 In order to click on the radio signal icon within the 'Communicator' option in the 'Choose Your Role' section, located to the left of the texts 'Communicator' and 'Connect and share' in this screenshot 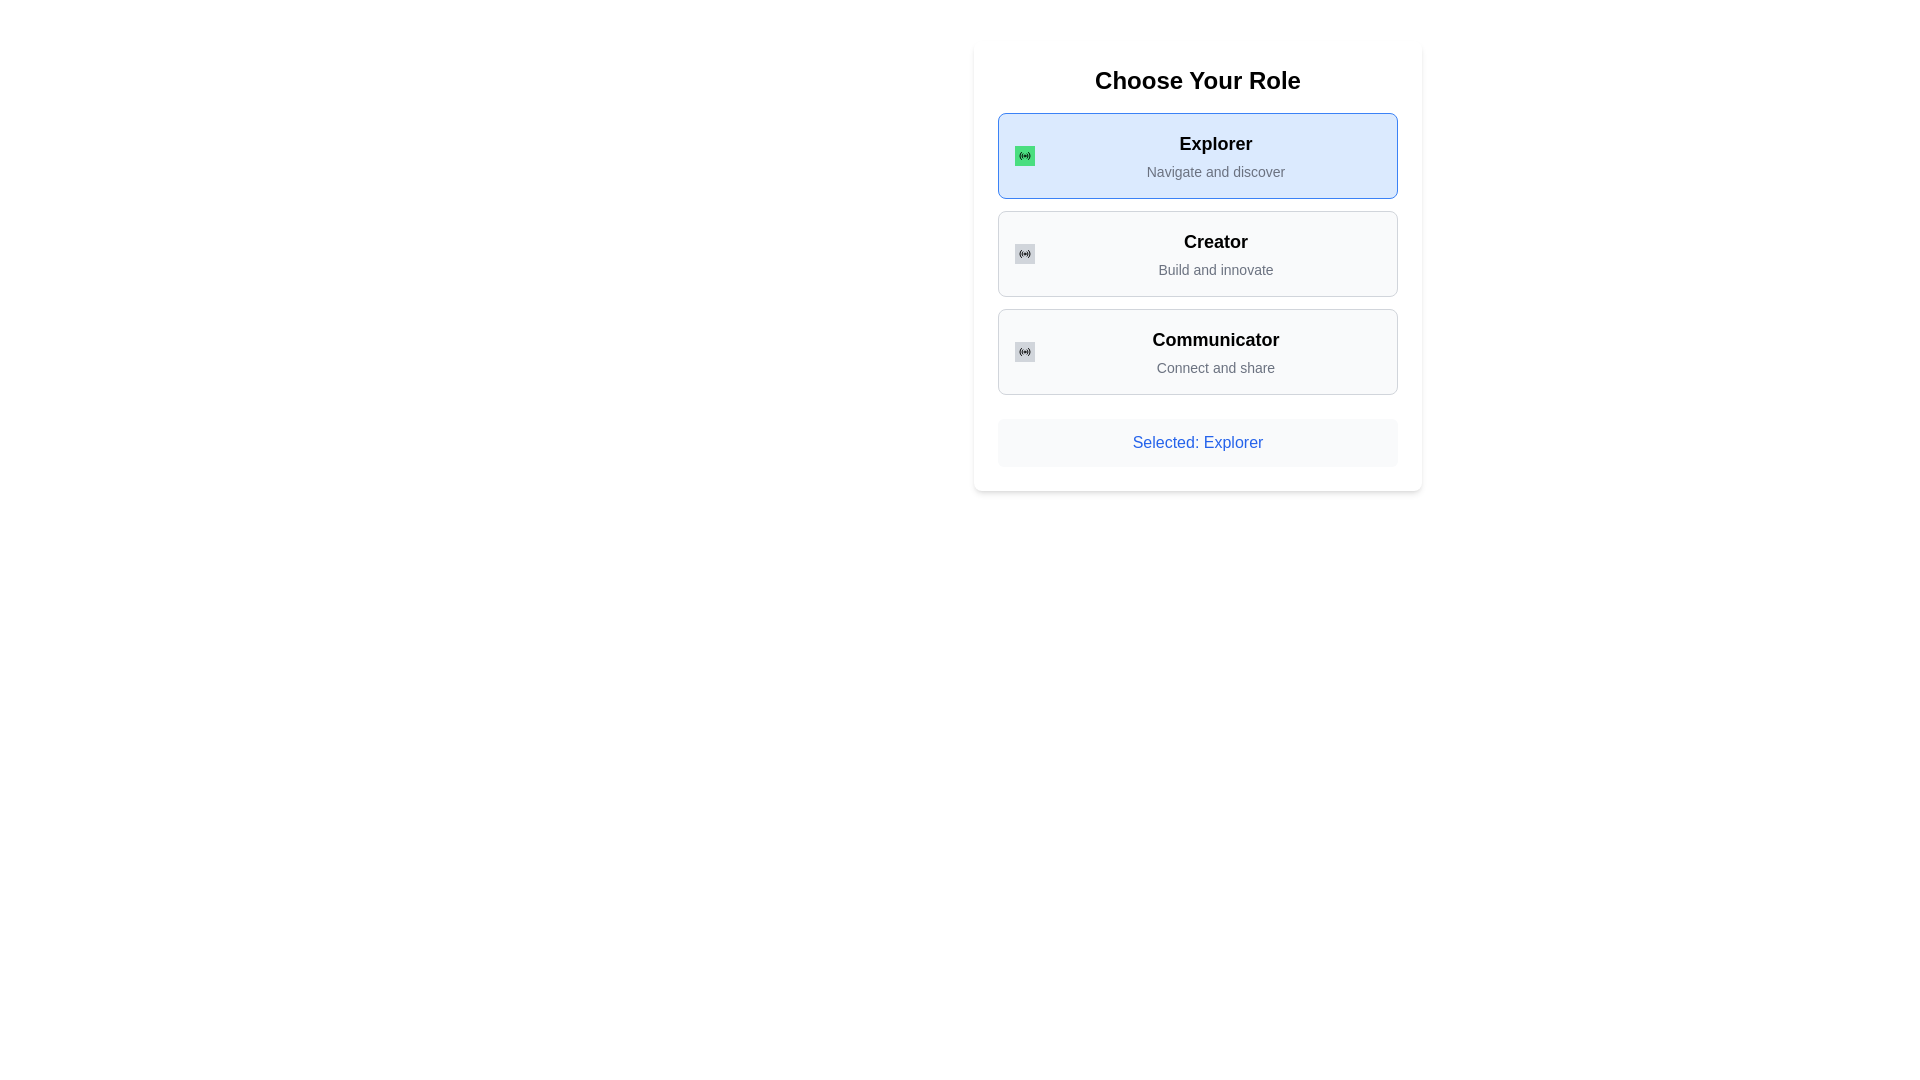, I will do `click(1025, 350)`.